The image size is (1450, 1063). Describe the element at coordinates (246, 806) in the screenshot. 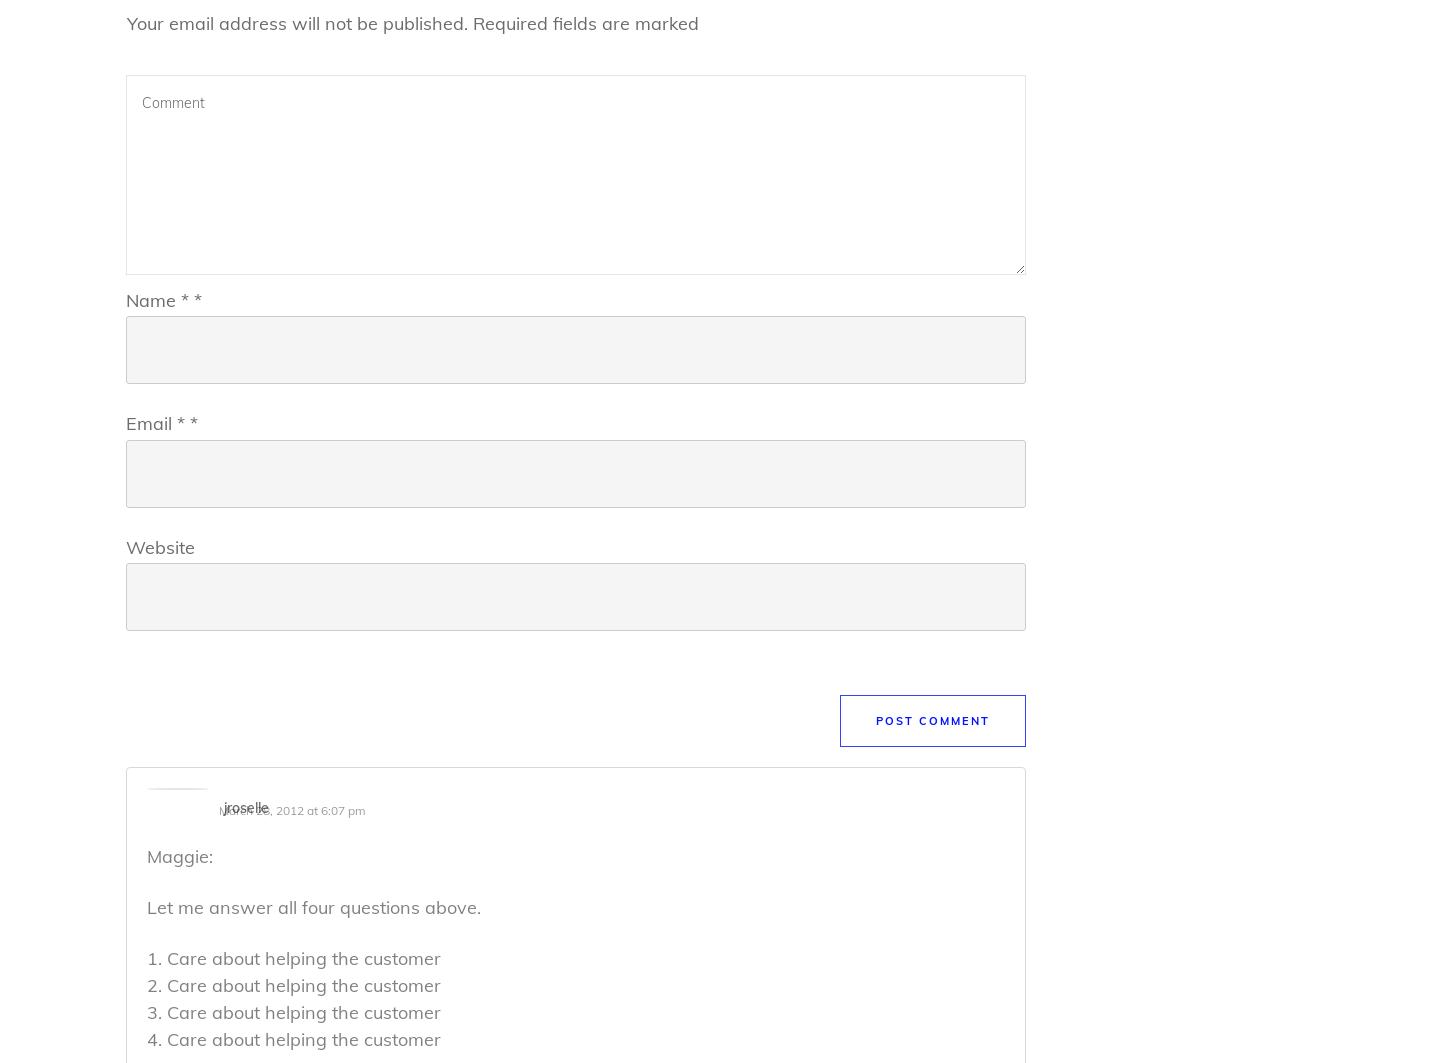

I see `'jroselle'` at that location.